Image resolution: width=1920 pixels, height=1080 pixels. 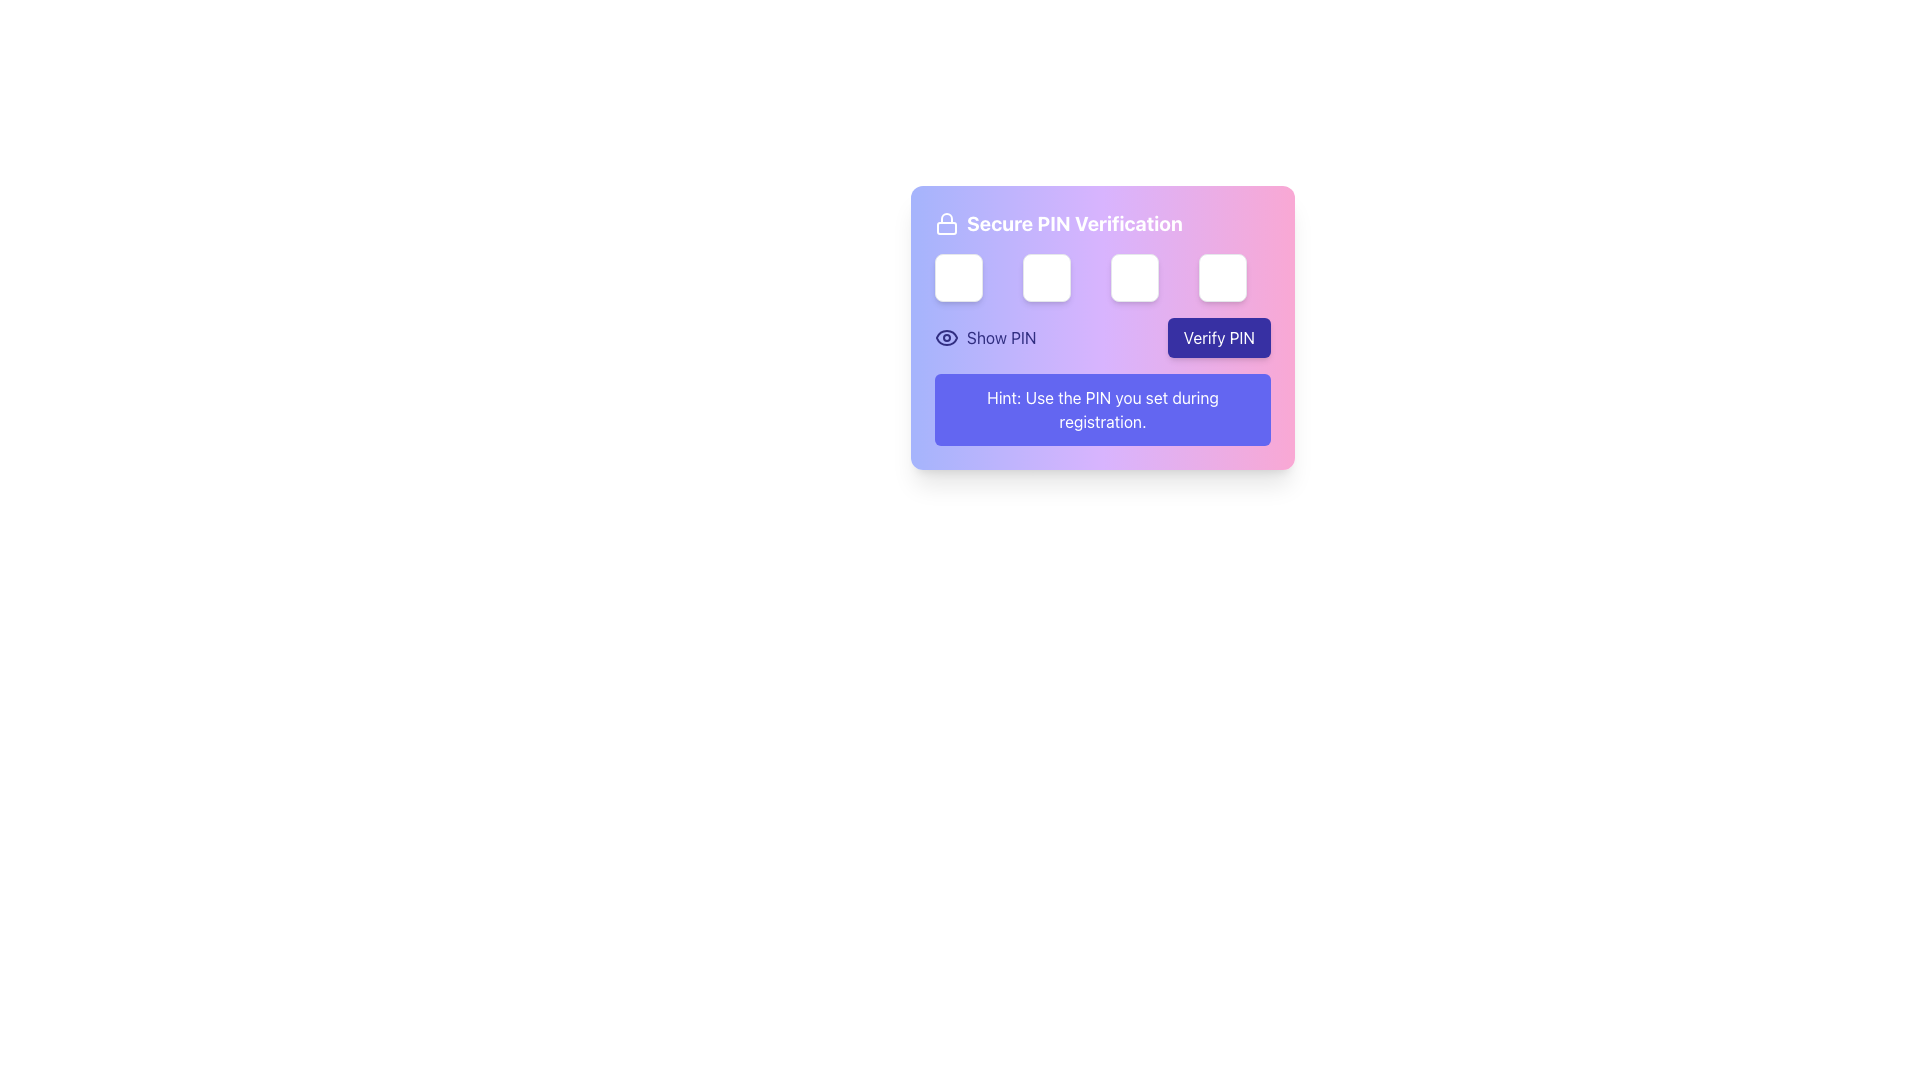 What do you see at coordinates (1045, 277) in the screenshot?
I see `the second password input box to focus the input for entering characters` at bounding box center [1045, 277].